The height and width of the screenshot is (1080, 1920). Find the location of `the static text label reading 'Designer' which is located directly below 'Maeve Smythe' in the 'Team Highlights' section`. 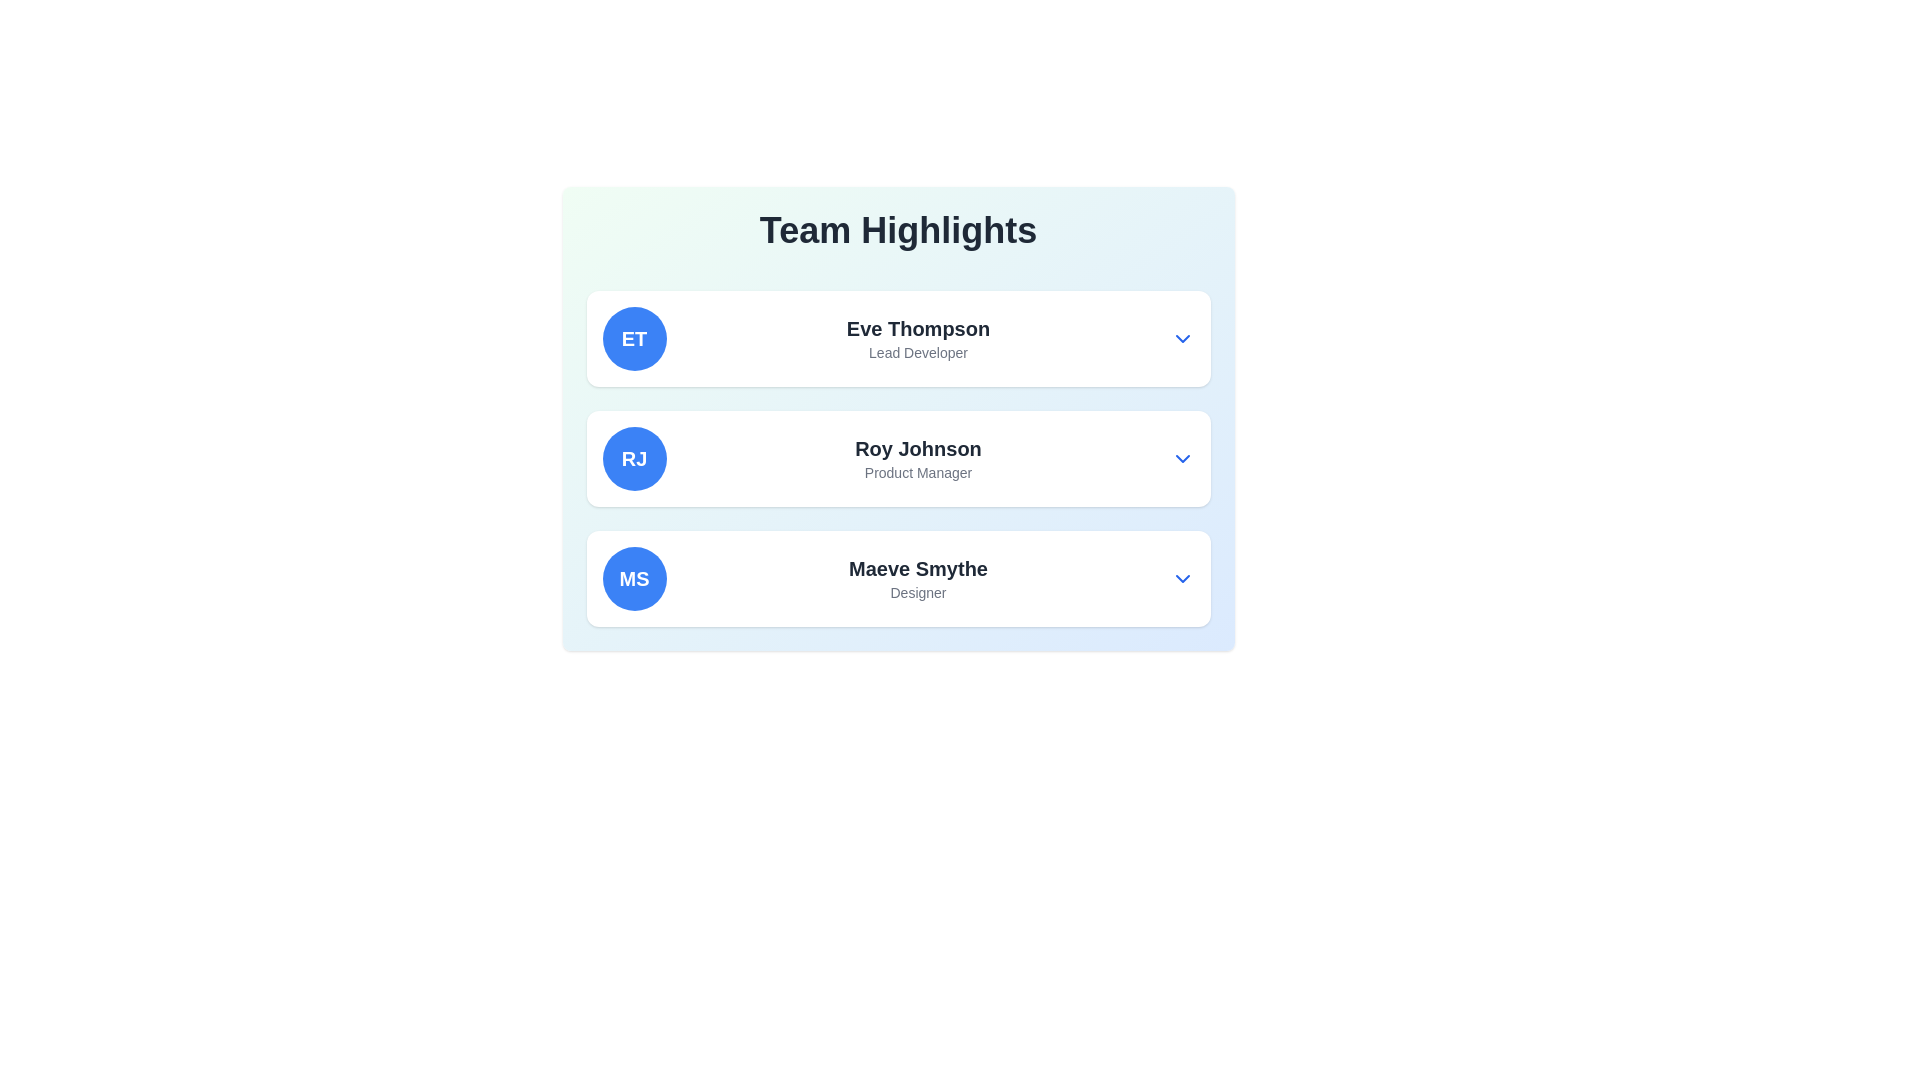

the static text label reading 'Designer' which is located directly below 'Maeve Smythe' in the 'Team Highlights' section is located at coordinates (917, 592).